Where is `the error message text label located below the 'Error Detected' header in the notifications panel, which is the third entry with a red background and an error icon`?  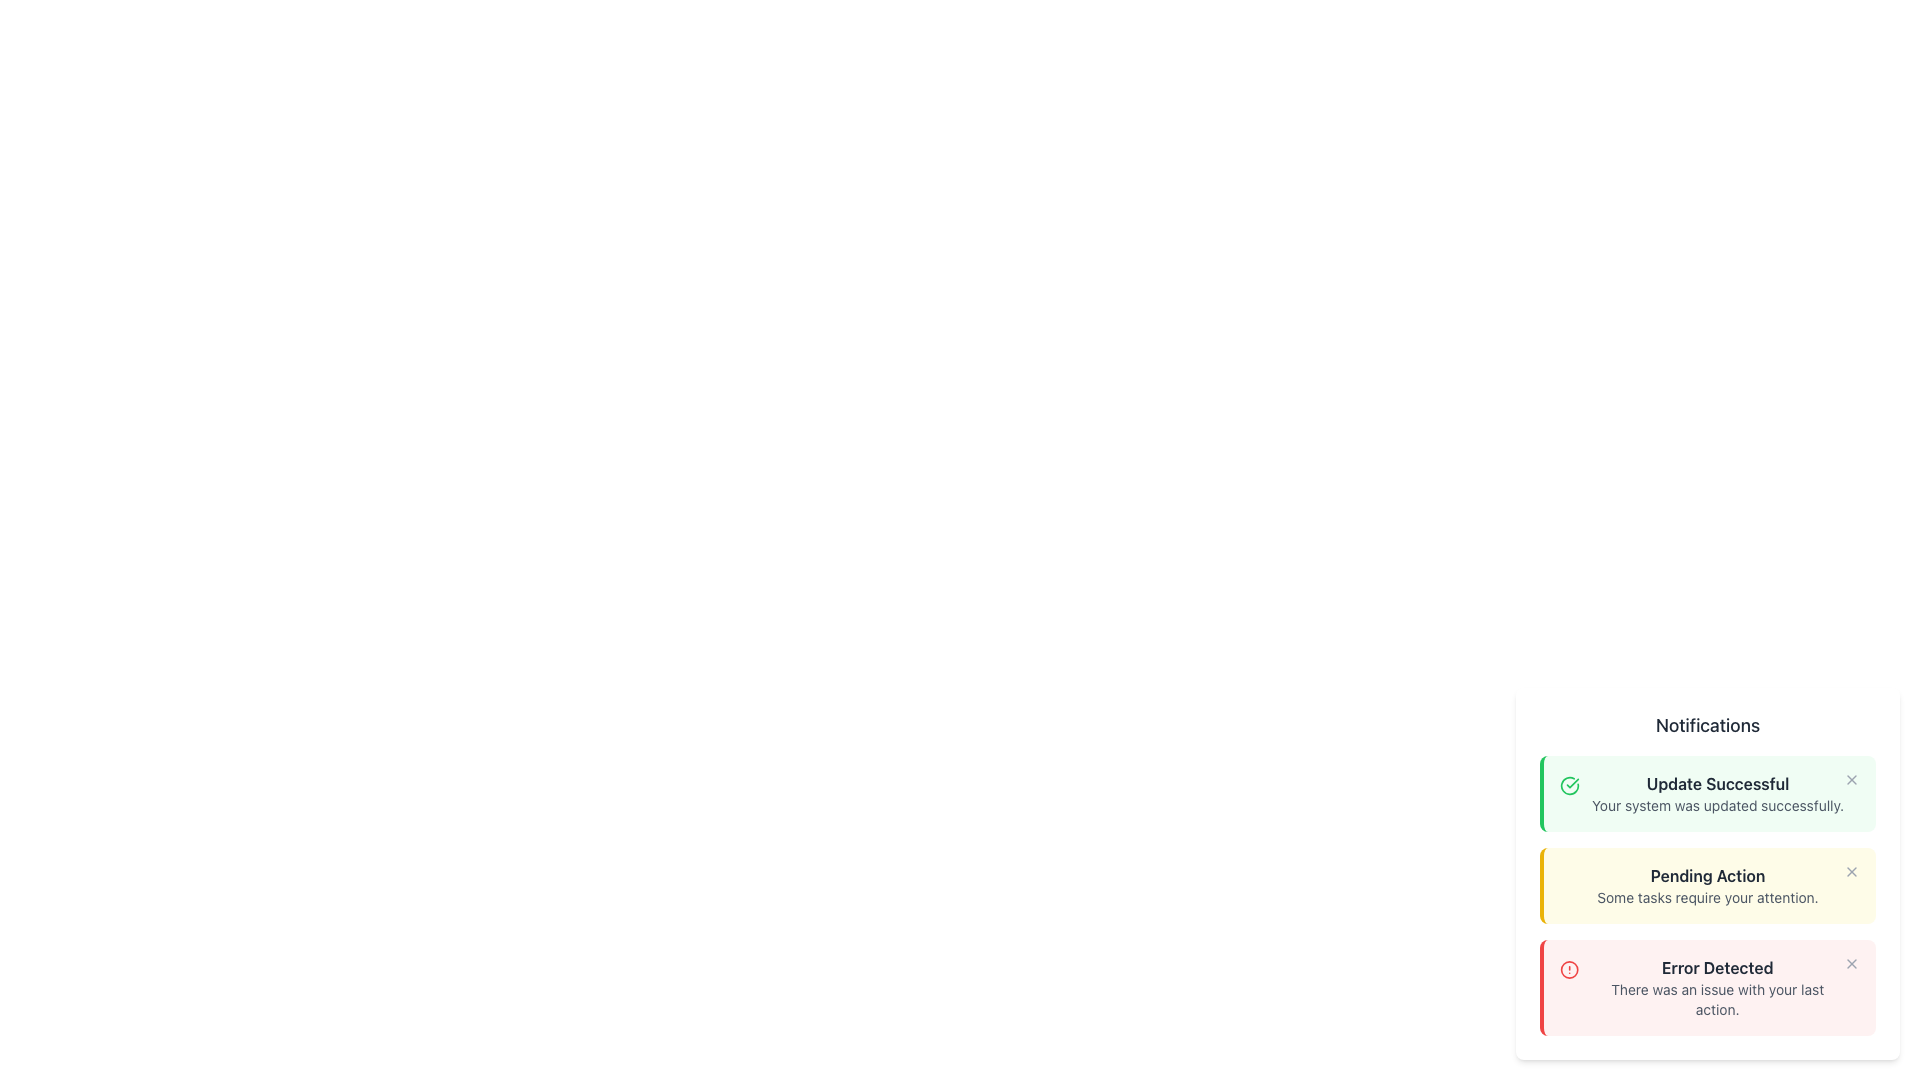
the error message text label located below the 'Error Detected' header in the notifications panel, which is the third entry with a red background and an error icon is located at coordinates (1716, 999).